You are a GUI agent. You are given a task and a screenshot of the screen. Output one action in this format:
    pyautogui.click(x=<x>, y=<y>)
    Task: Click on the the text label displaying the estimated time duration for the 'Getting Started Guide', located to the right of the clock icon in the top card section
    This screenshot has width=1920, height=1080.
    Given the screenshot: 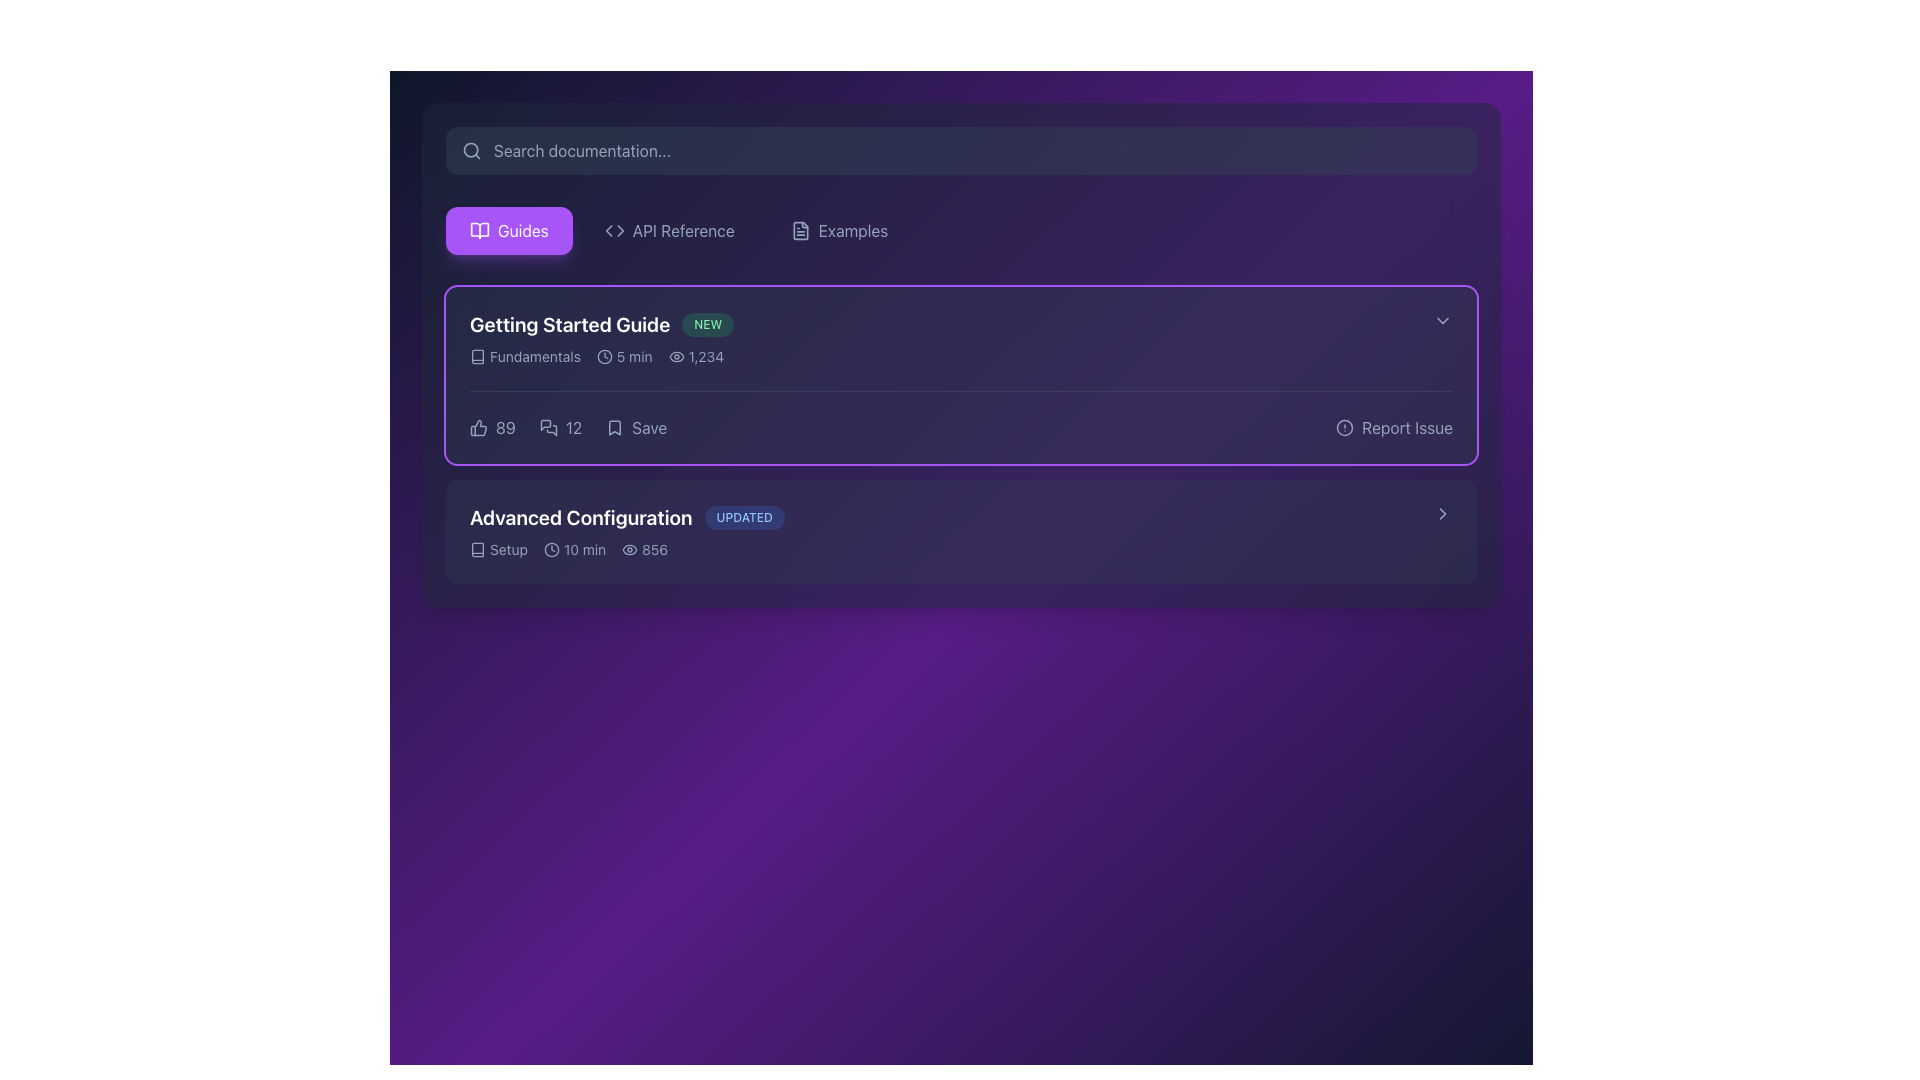 What is the action you would take?
    pyautogui.click(x=633, y=356)
    